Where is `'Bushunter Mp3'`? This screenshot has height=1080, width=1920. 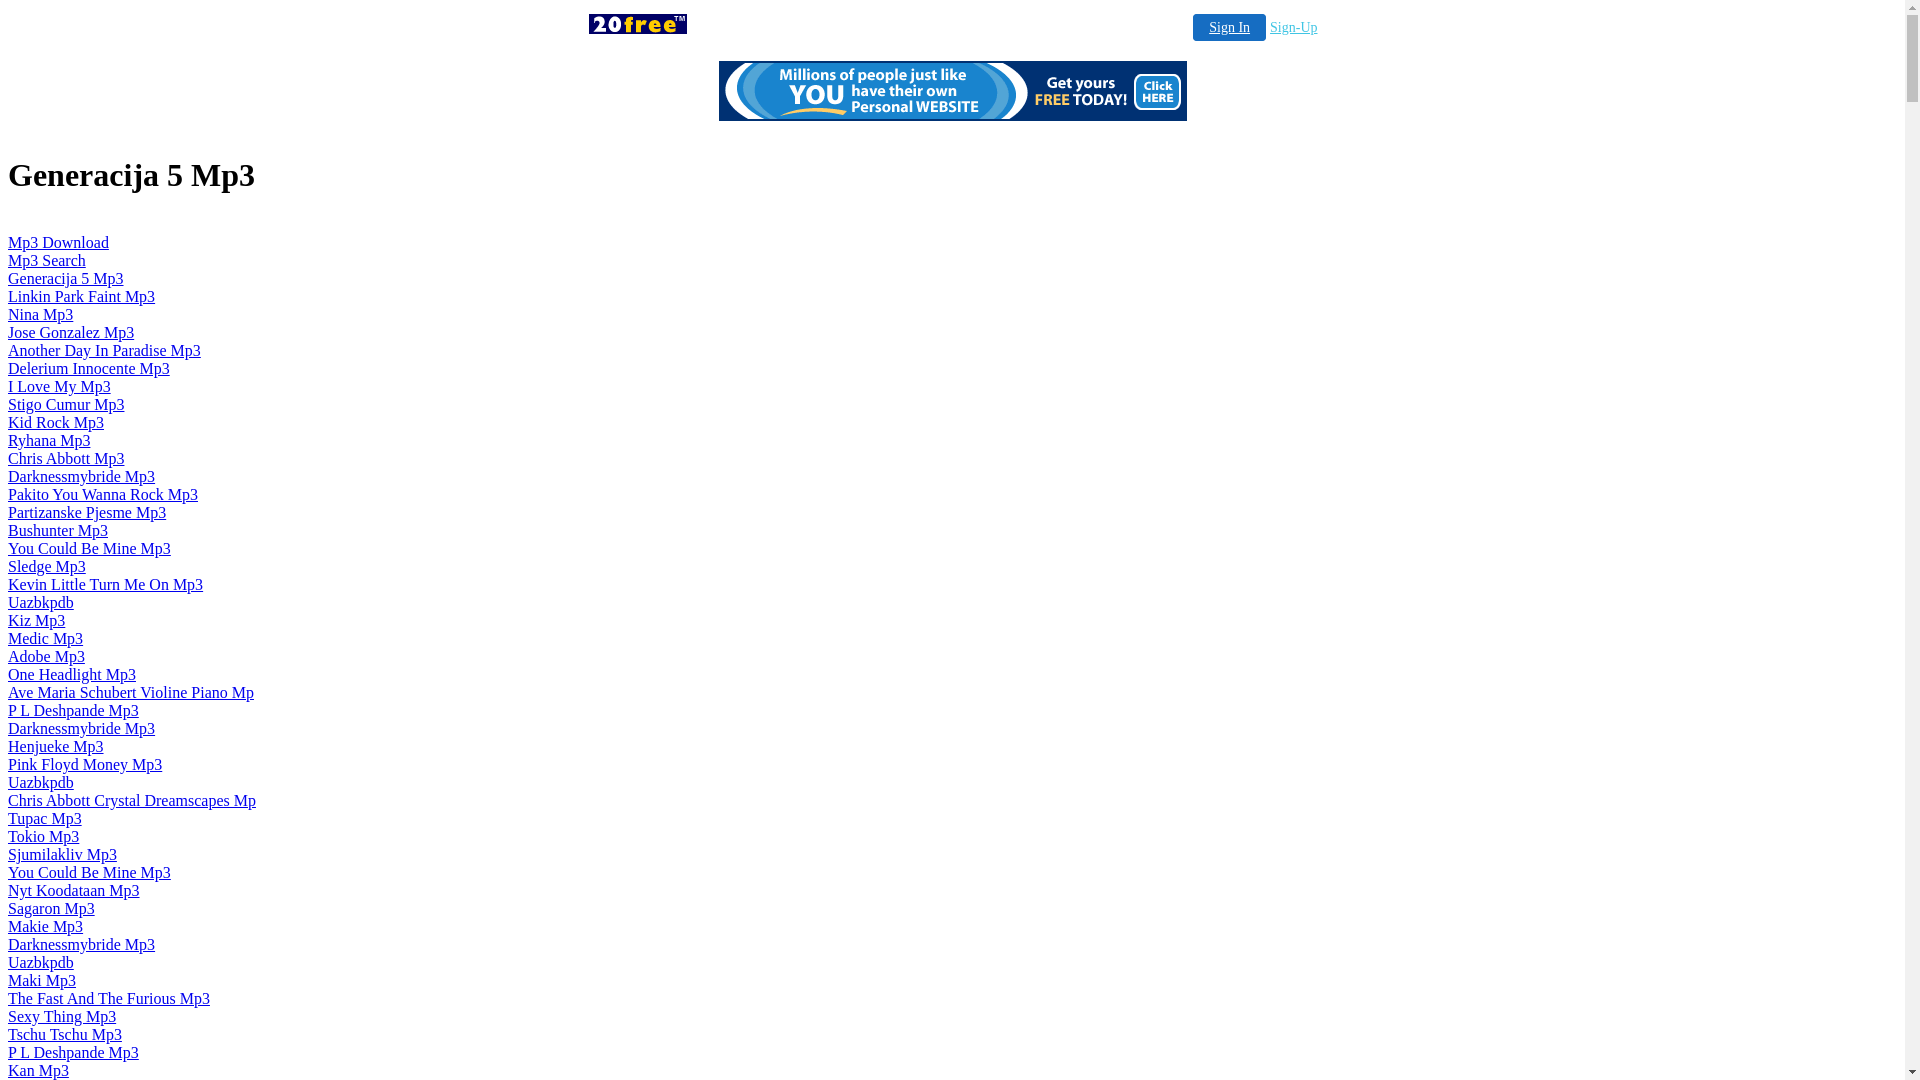 'Bushunter Mp3' is located at coordinates (57, 529).